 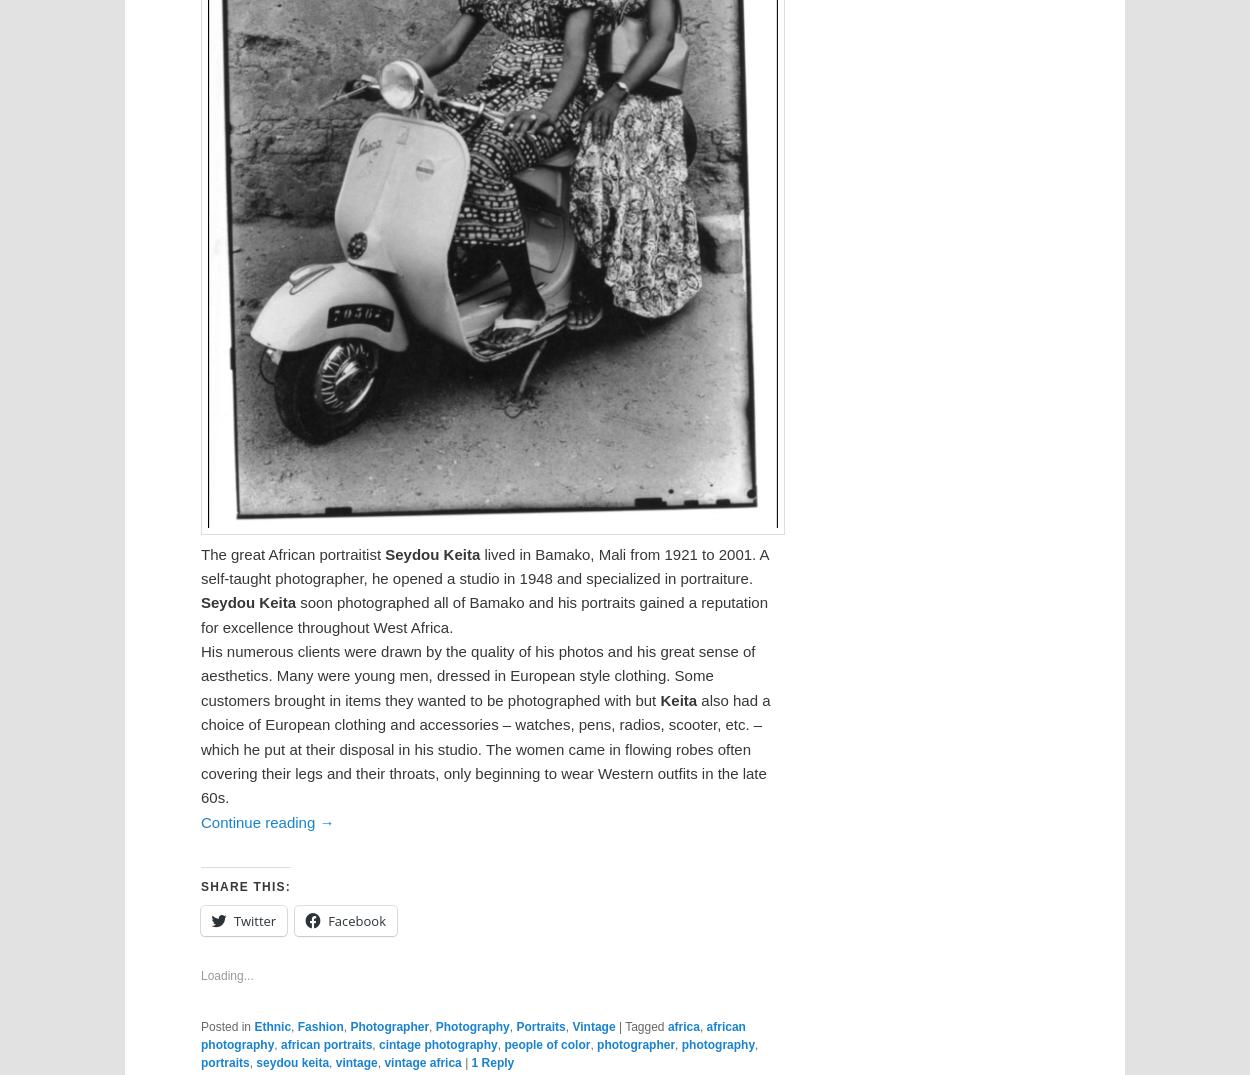 What do you see at coordinates (471, 1025) in the screenshot?
I see `'Photography'` at bounding box center [471, 1025].